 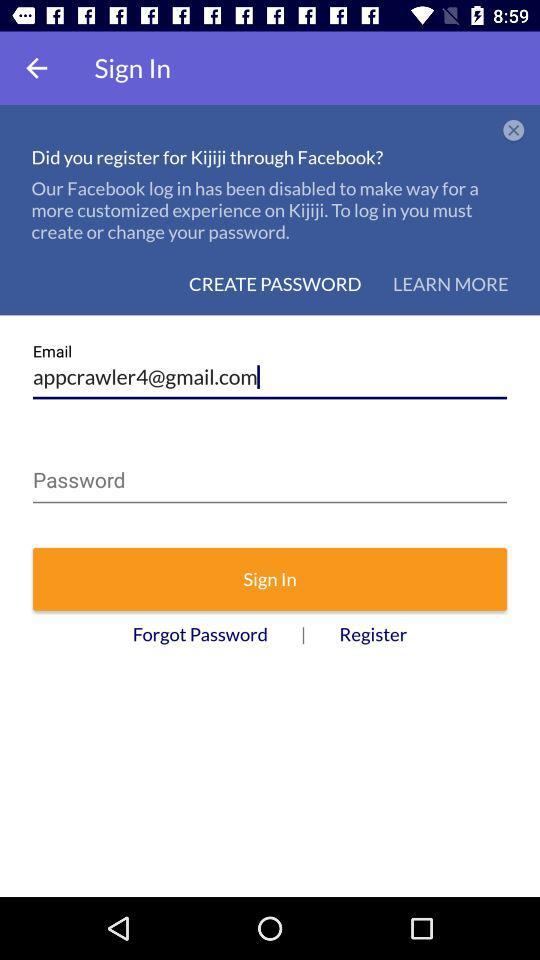 What do you see at coordinates (270, 475) in the screenshot?
I see `the icon below the appcrawler4@gmail.com icon` at bounding box center [270, 475].